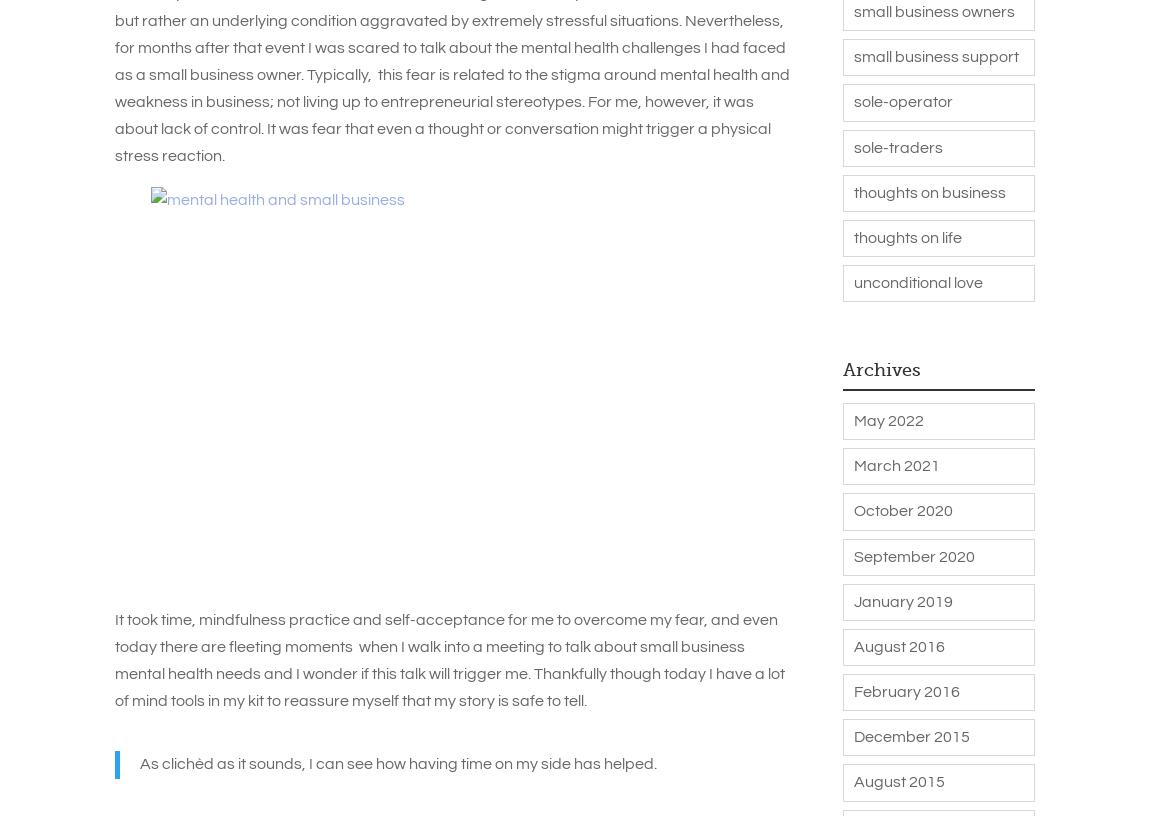 The height and width of the screenshot is (816, 1150). What do you see at coordinates (398, 764) in the screenshot?
I see `'As clichèd as it sounds, I can see how having time on my side has helped.'` at bounding box center [398, 764].